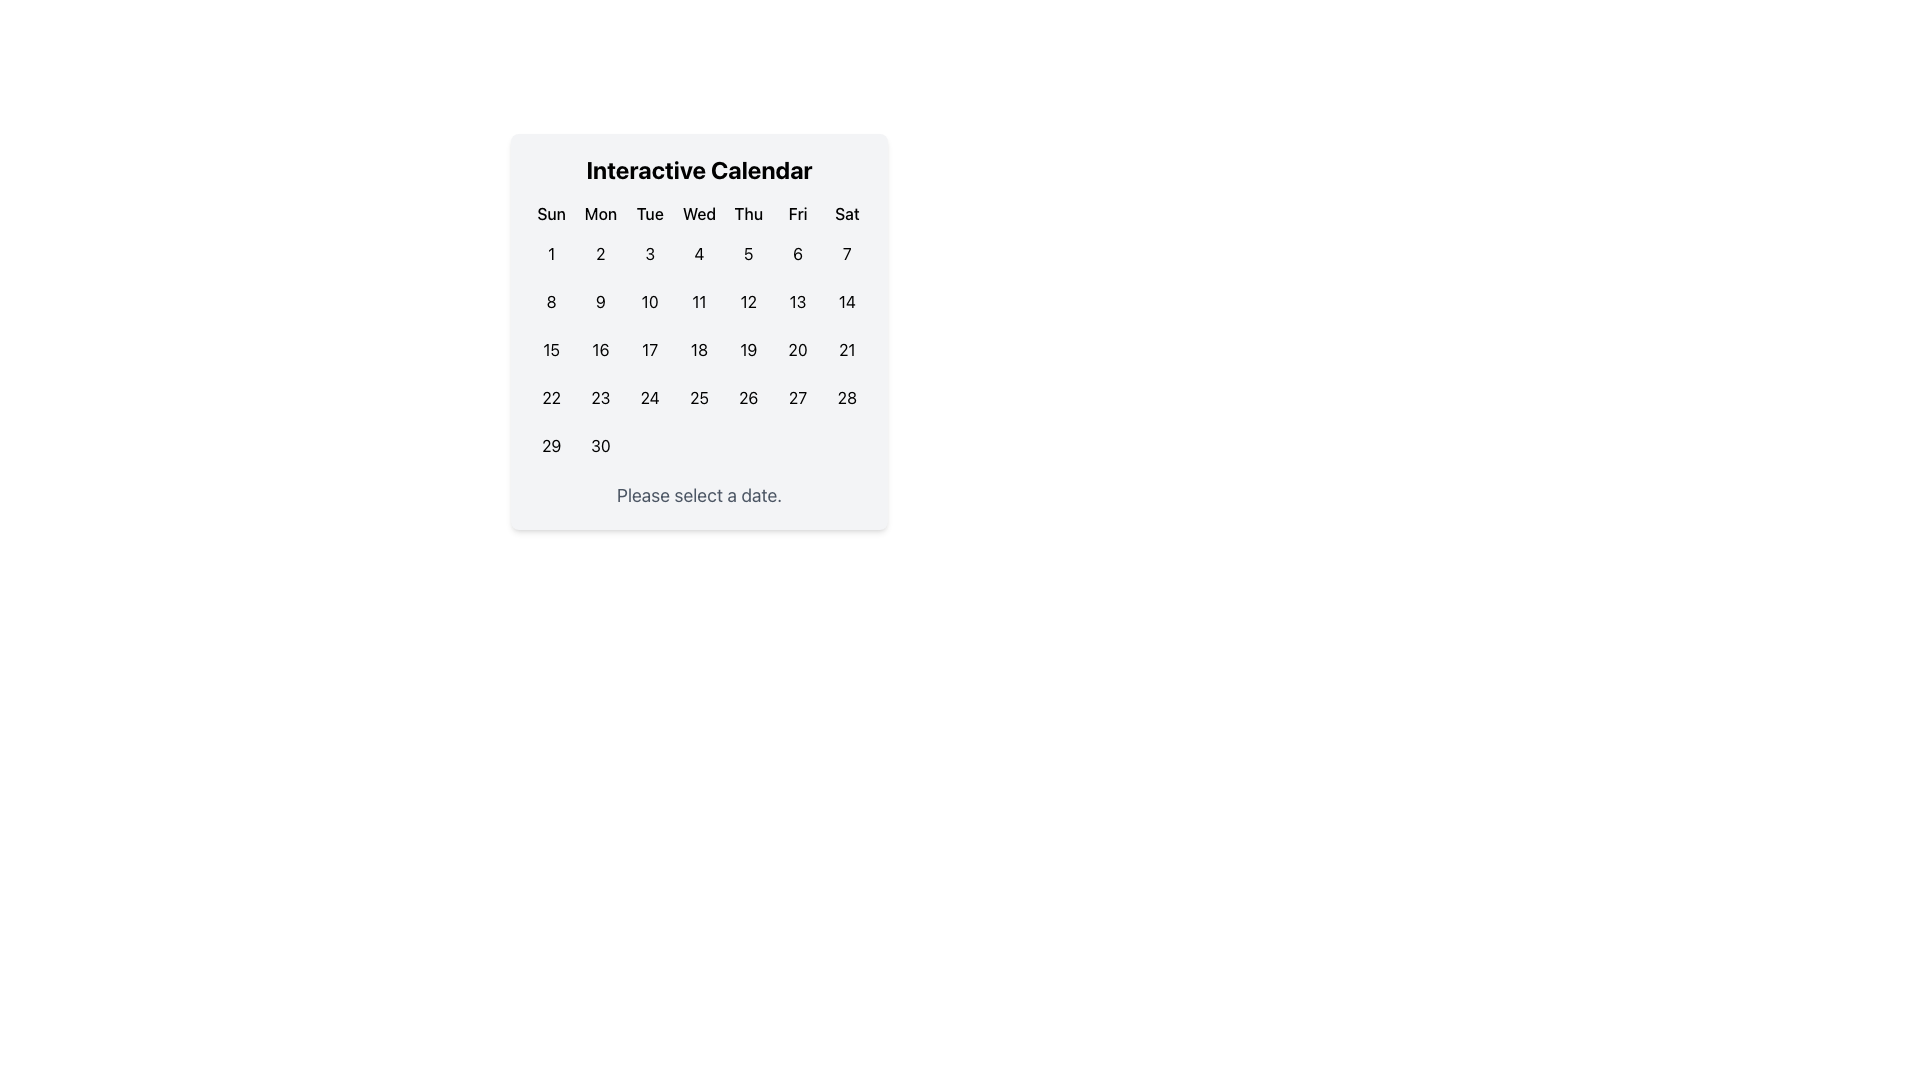 The width and height of the screenshot is (1920, 1080). Describe the element at coordinates (650, 301) in the screenshot. I see `the Button-like grid cell displaying the number '10' in the calendar layout` at that location.